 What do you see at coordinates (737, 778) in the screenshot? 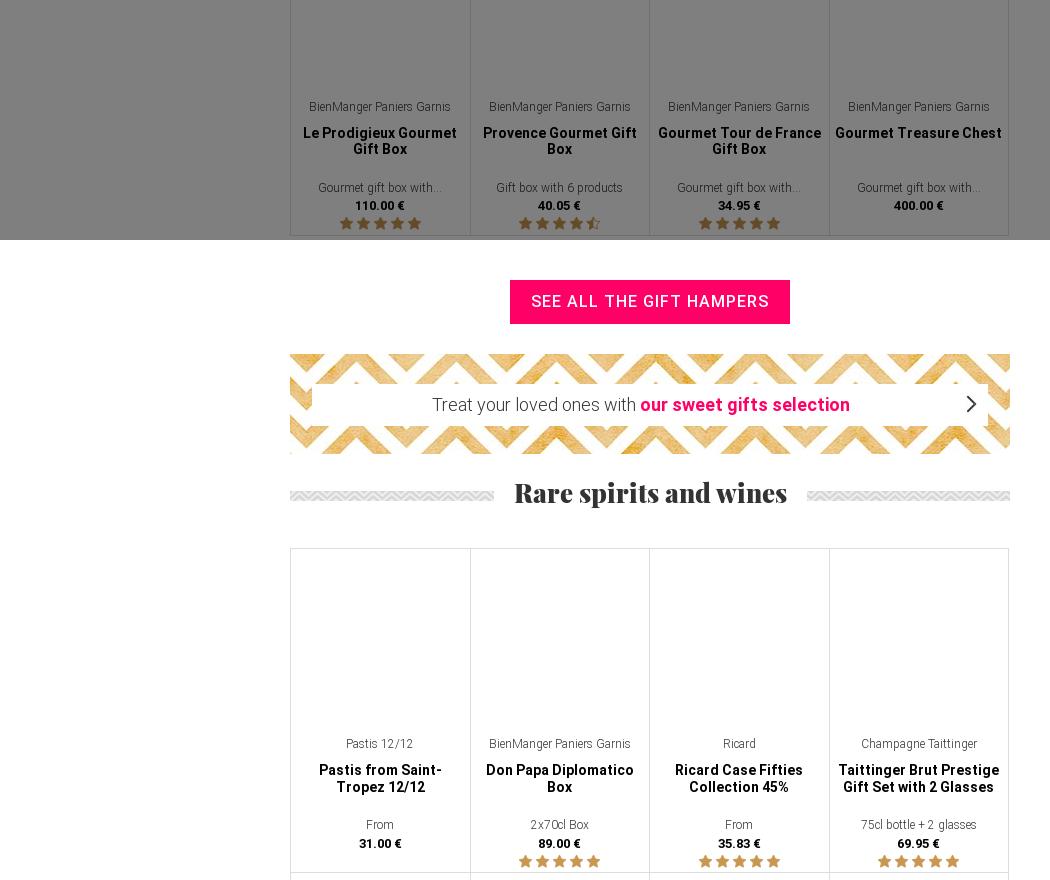
I see `'Ricard Case Fifties Collection 45%'` at bounding box center [737, 778].